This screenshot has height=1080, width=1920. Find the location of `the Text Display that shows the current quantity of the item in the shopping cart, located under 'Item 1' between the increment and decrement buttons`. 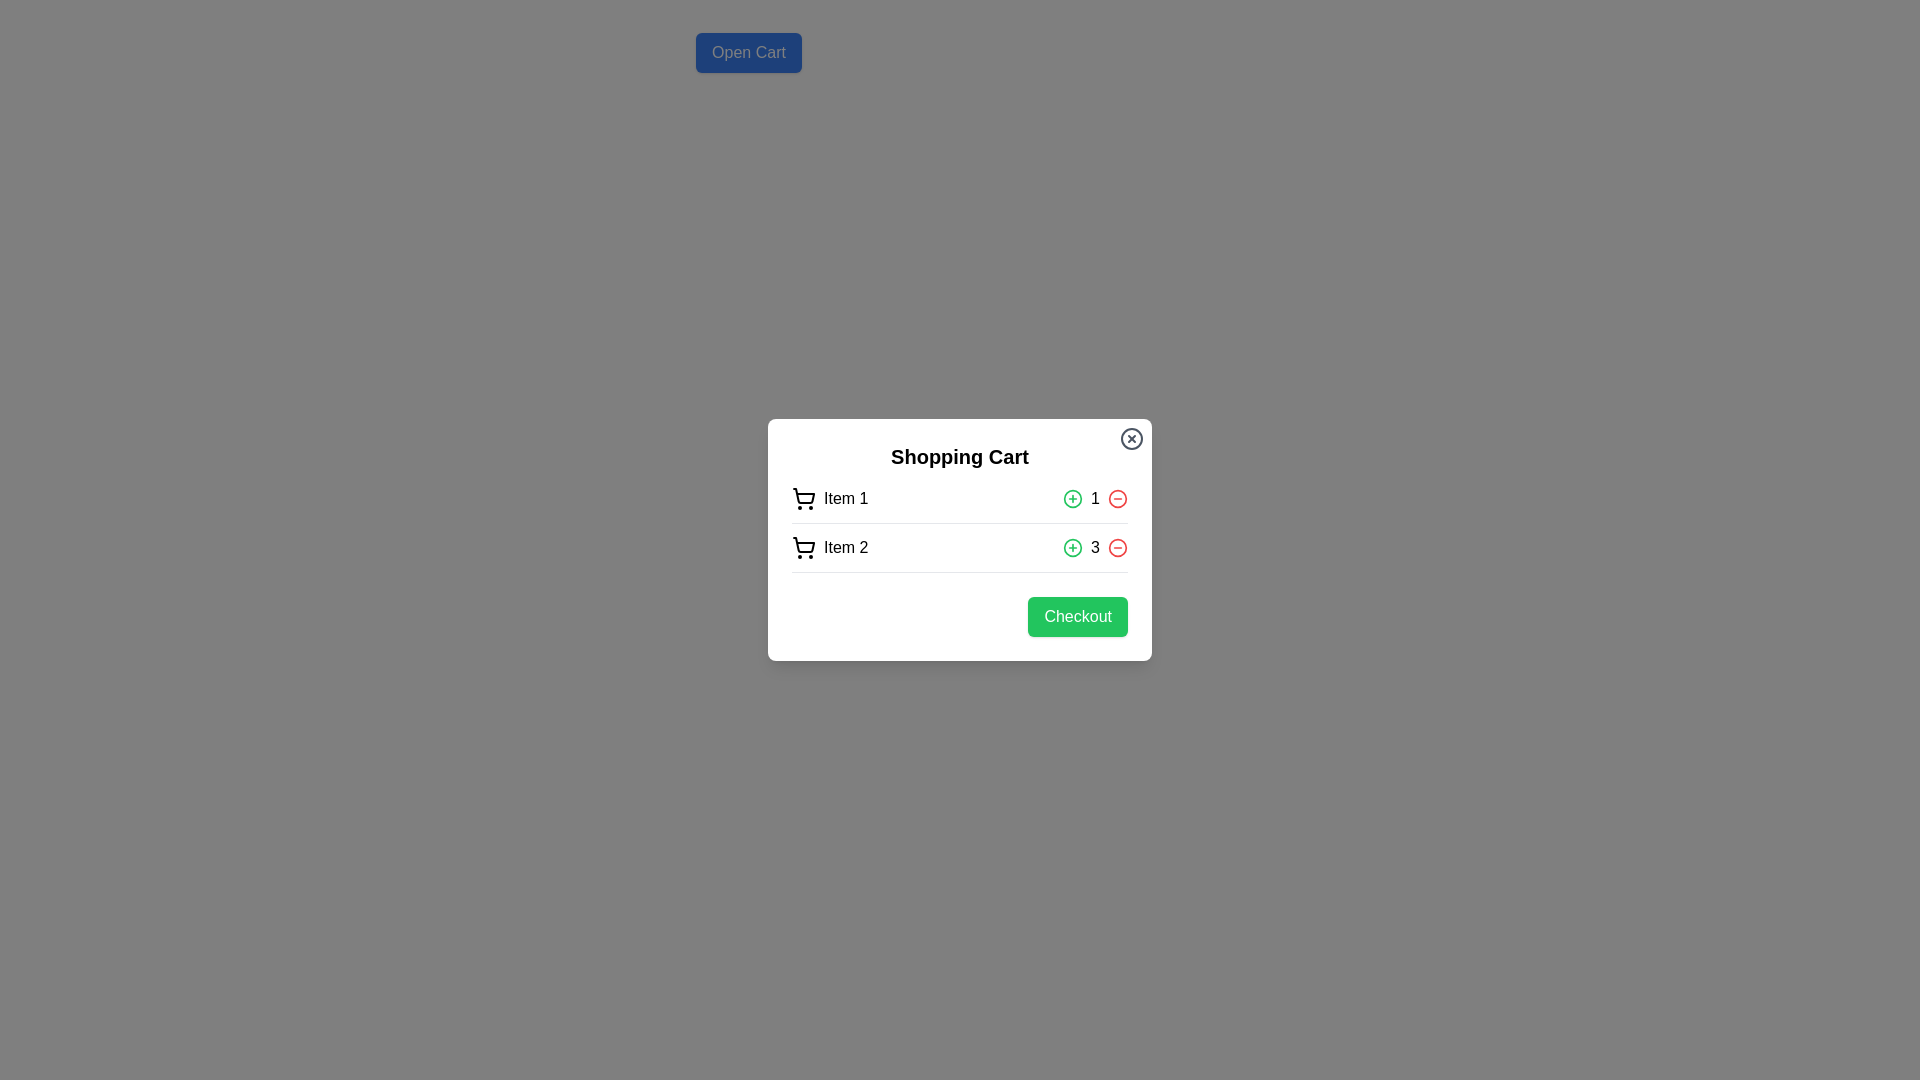

the Text Display that shows the current quantity of the item in the shopping cart, located under 'Item 1' between the increment and decrement buttons is located at coordinates (1094, 497).